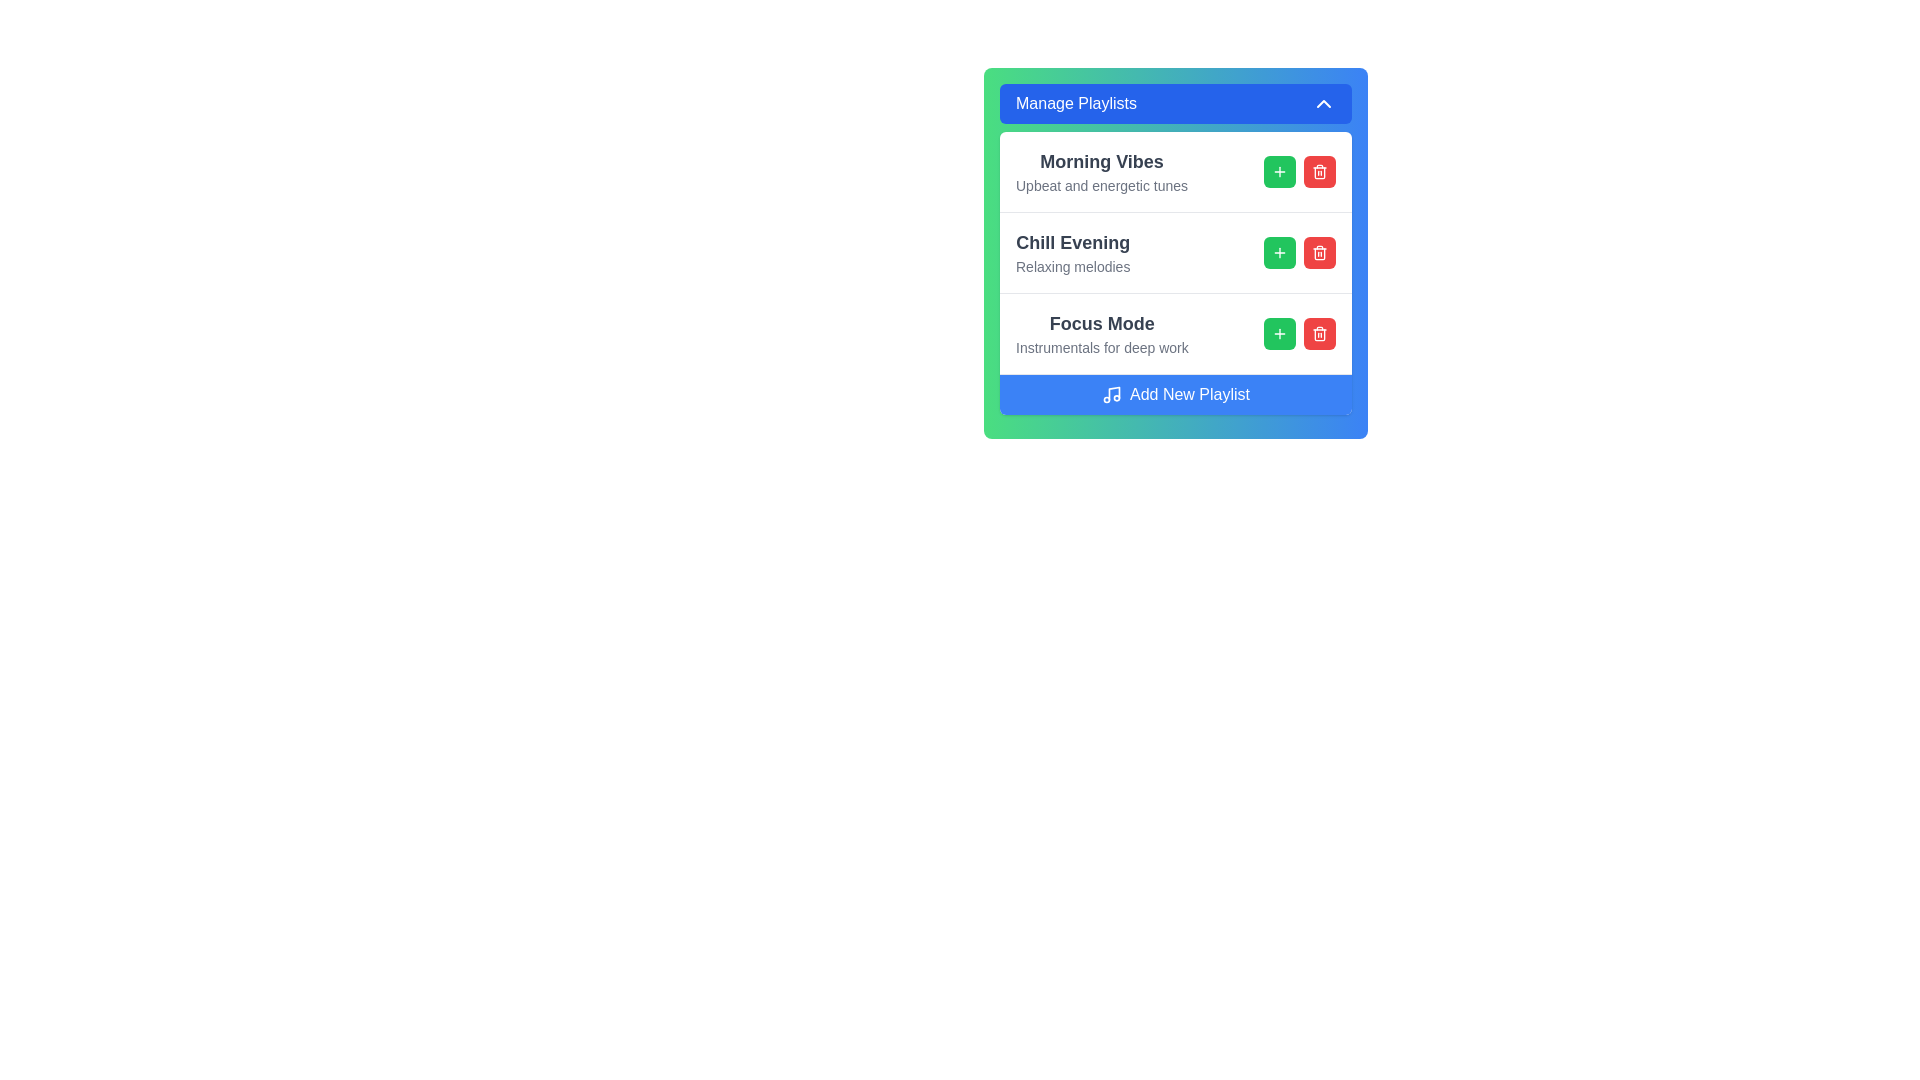 This screenshot has width=1920, height=1080. I want to click on the first list item titled 'Morning Vibes', so click(1176, 171).